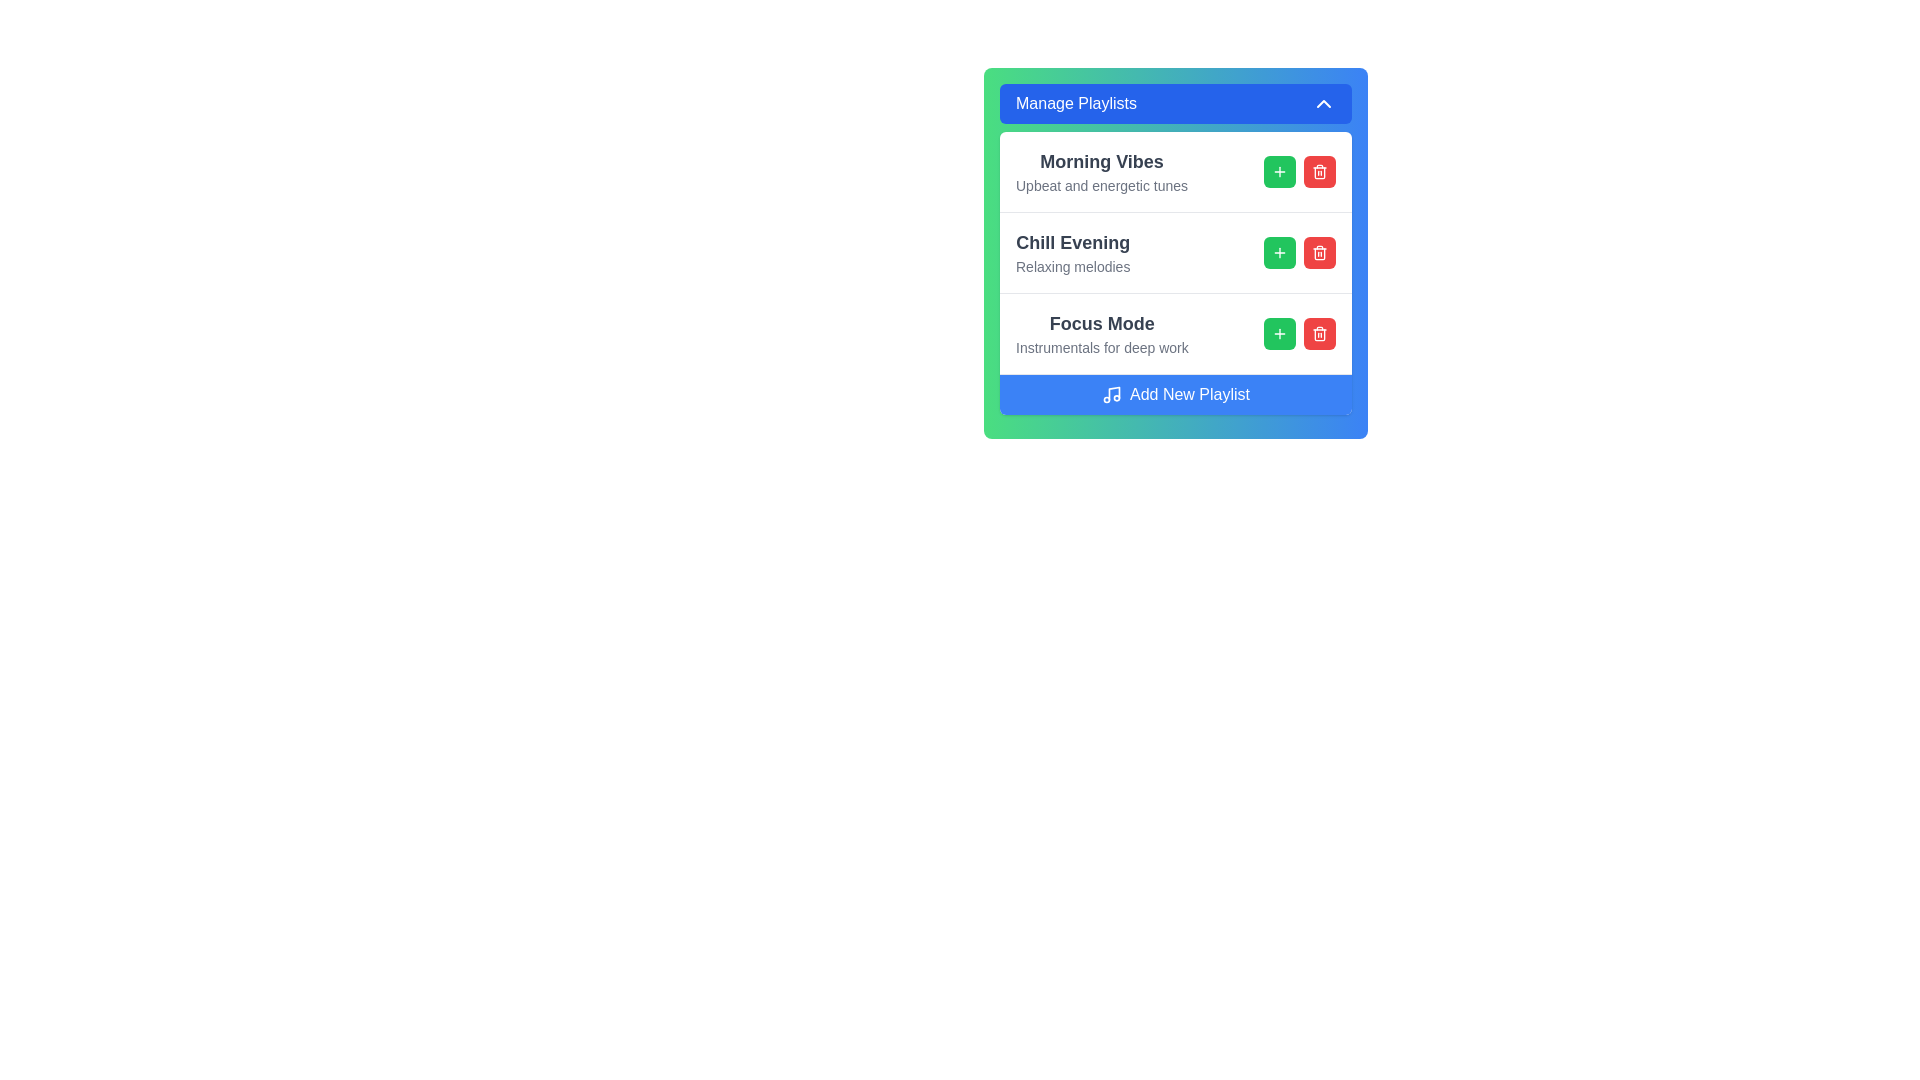 This screenshot has width=1920, height=1080. I want to click on the first list item titled 'Morning Vibes', so click(1176, 171).